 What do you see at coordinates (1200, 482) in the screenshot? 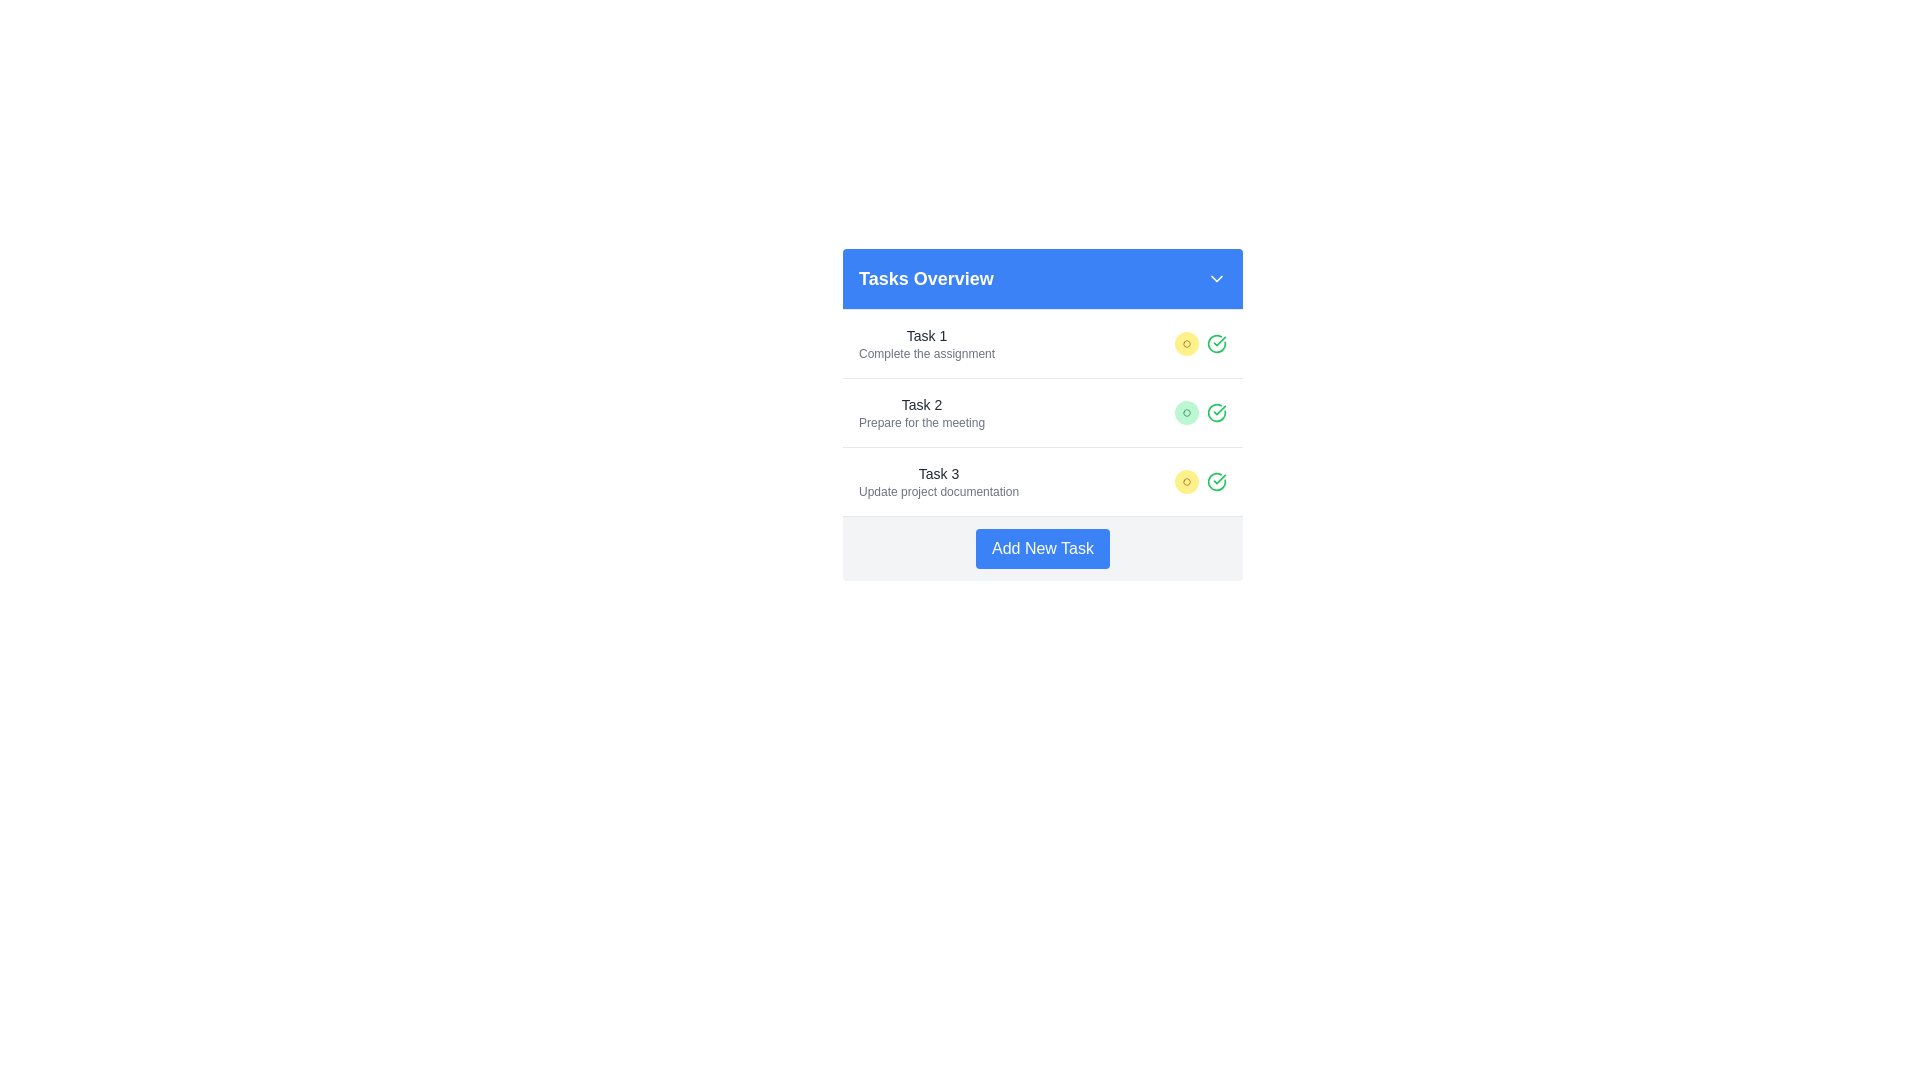
I see `the status label displaying 'pending' with a yellow background, which is located in the third row of tasks, to the right of 'Task 3 Update project documentation' and adjacent to a green circle with a checkmark` at bounding box center [1200, 482].